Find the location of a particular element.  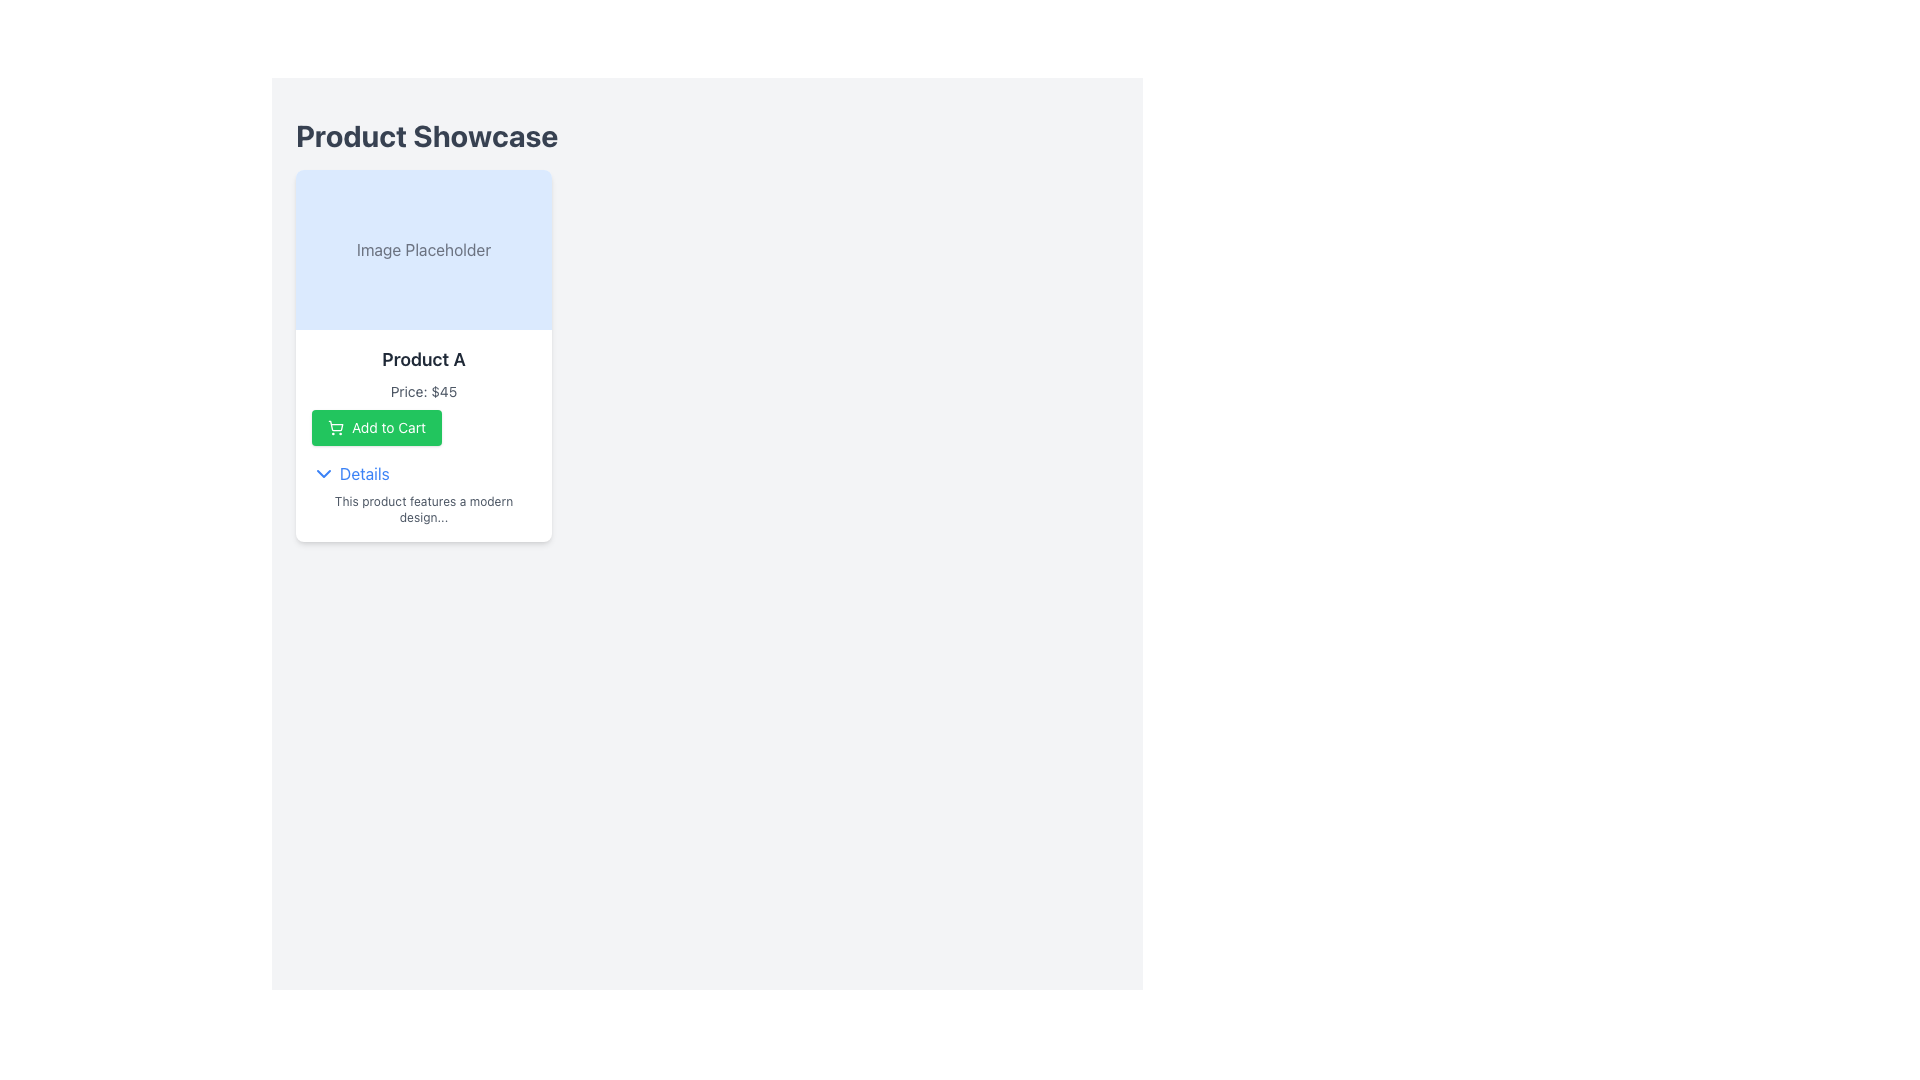

the 'Add to Cart' icon is located at coordinates (336, 425).